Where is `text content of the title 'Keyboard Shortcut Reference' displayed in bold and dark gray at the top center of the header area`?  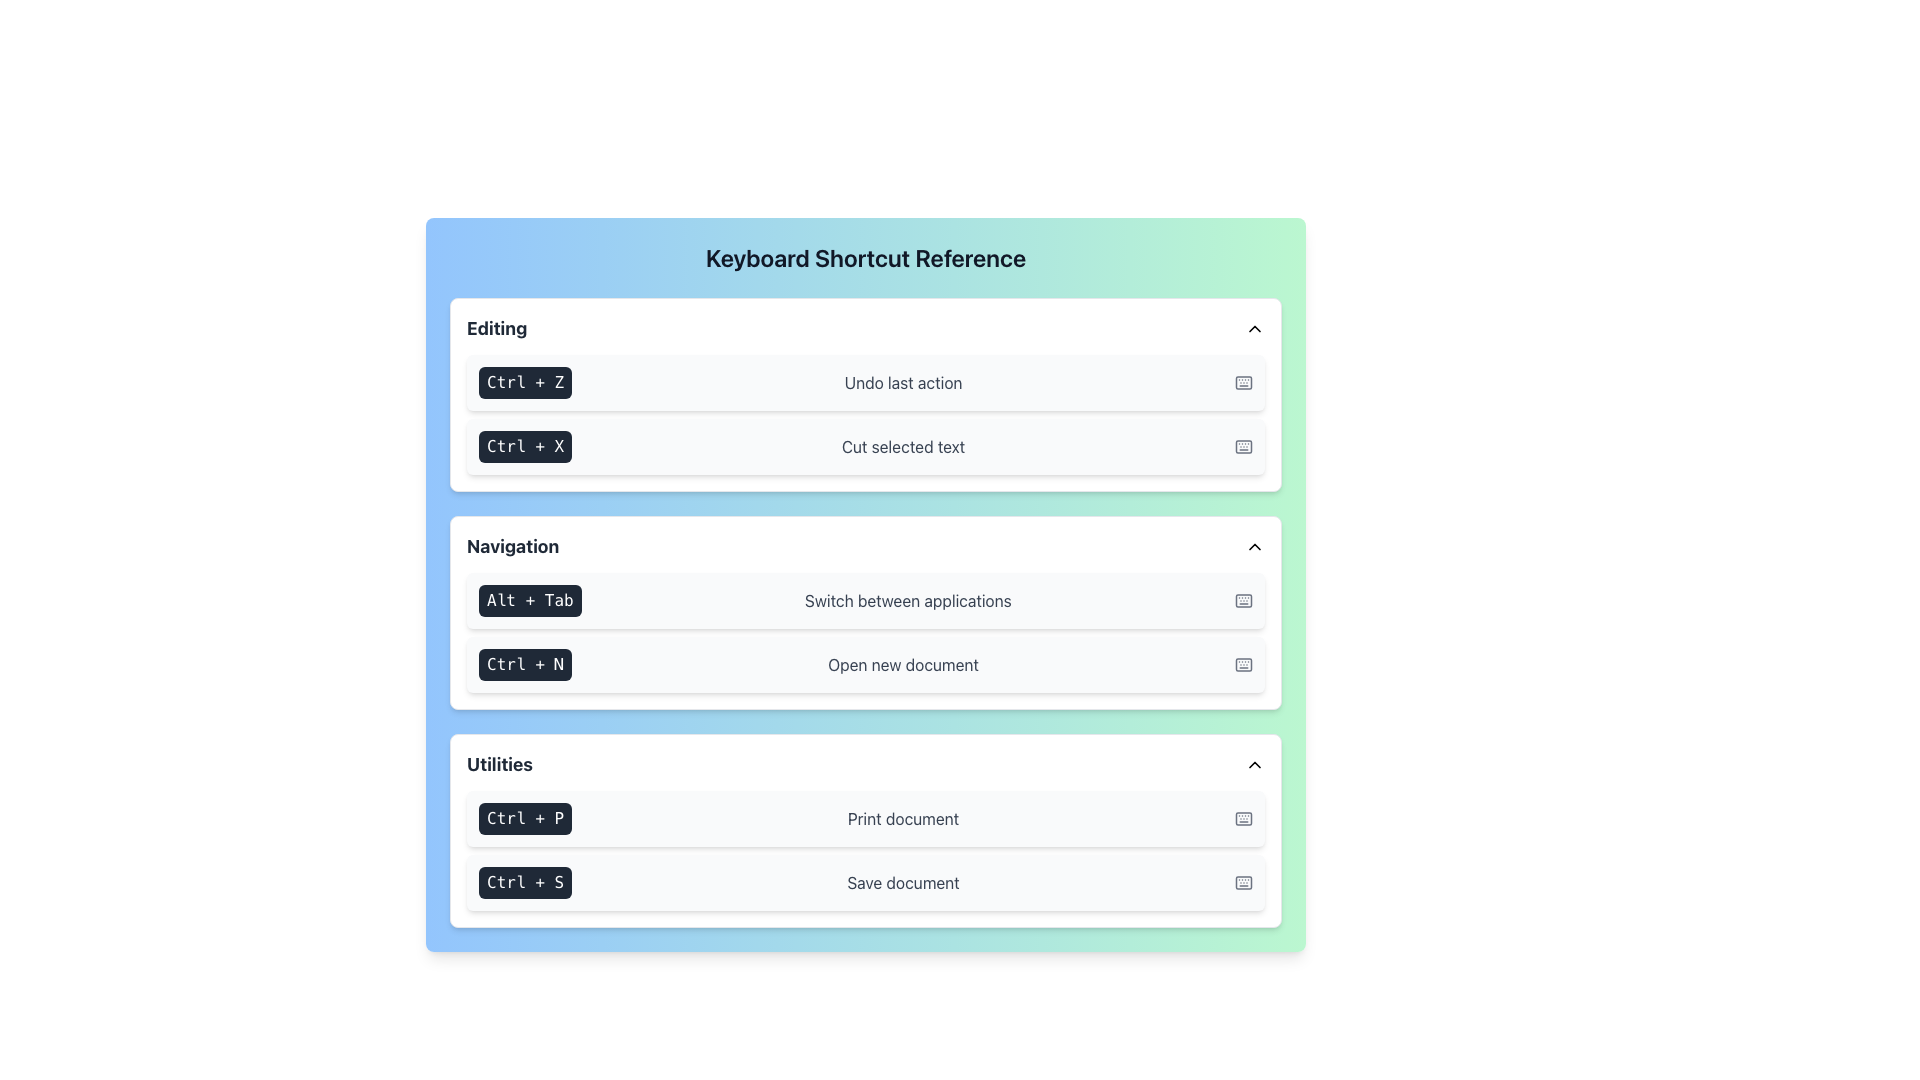
text content of the title 'Keyboard Shortcut Reference' displayed in bold and dark gray at the top center of the header area is located at coordinates (865, 257).